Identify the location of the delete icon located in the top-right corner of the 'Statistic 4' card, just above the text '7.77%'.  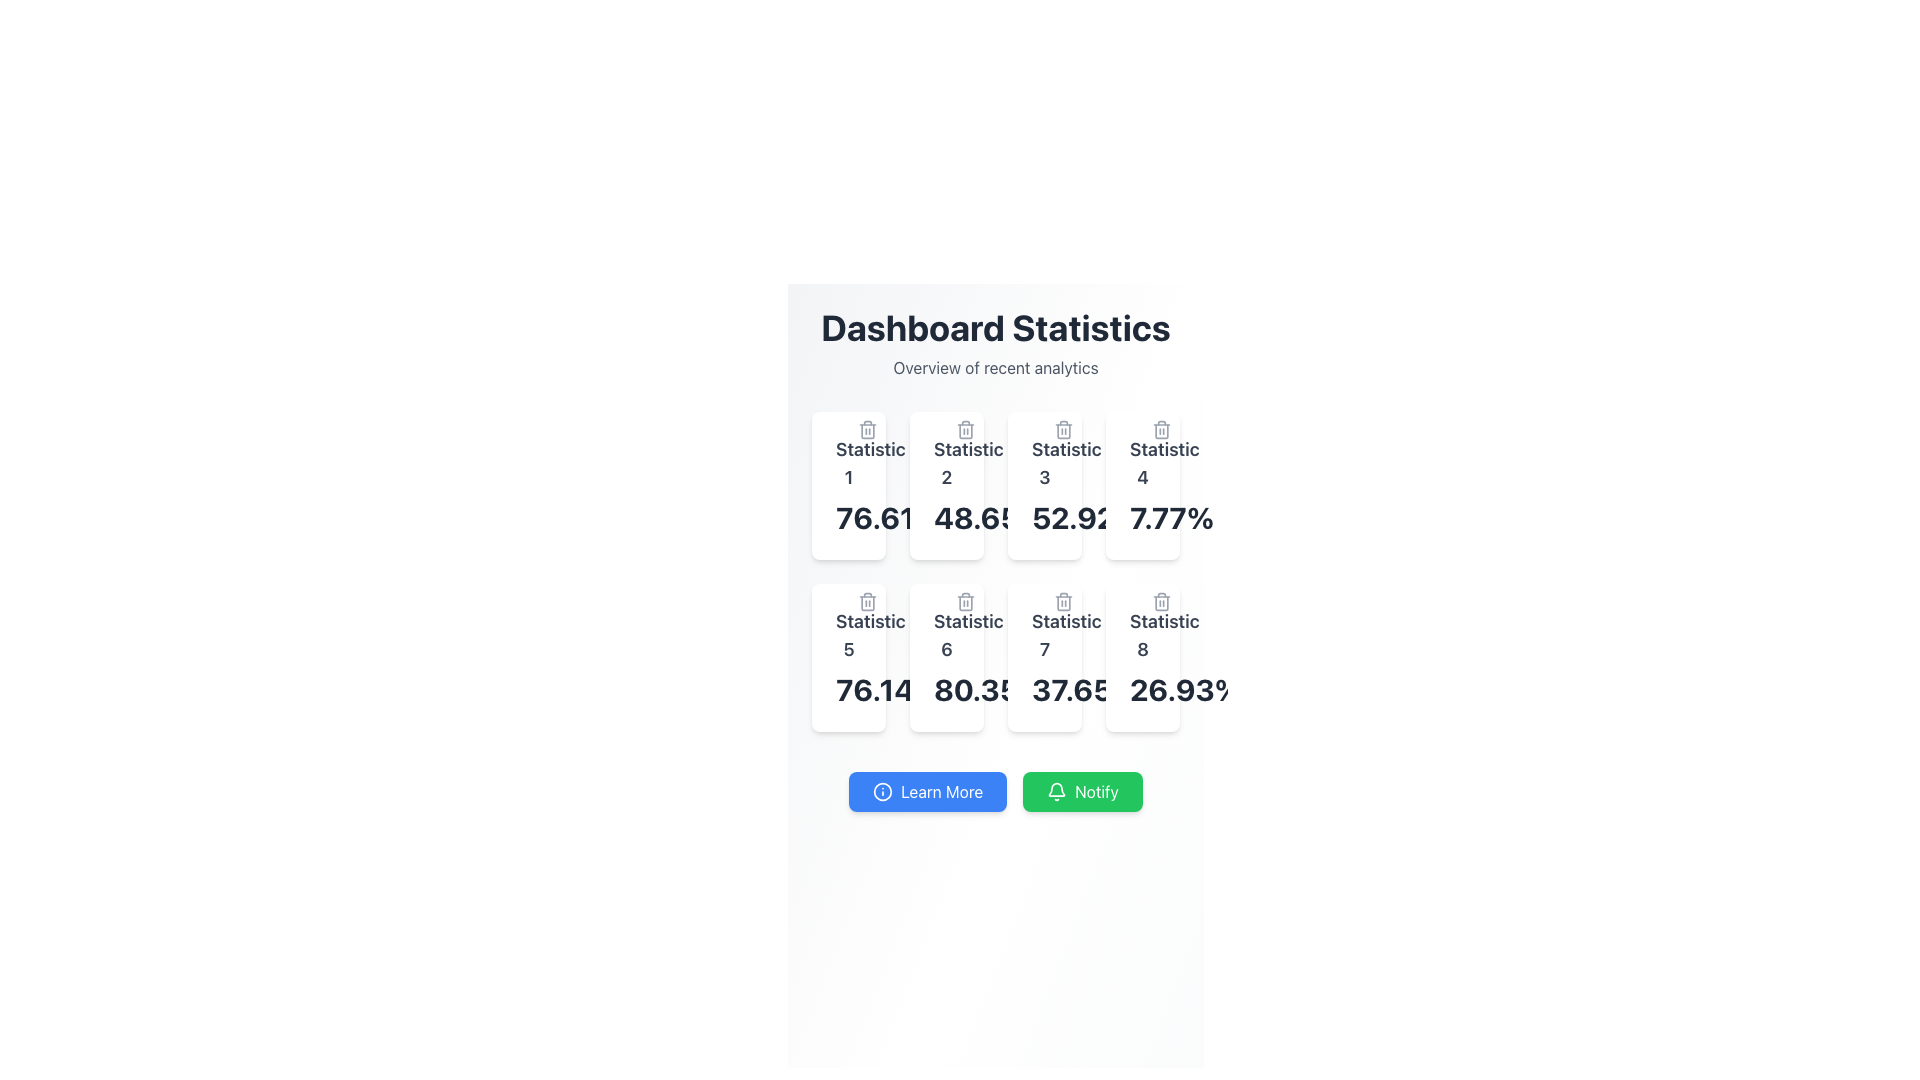
(1161, 428).